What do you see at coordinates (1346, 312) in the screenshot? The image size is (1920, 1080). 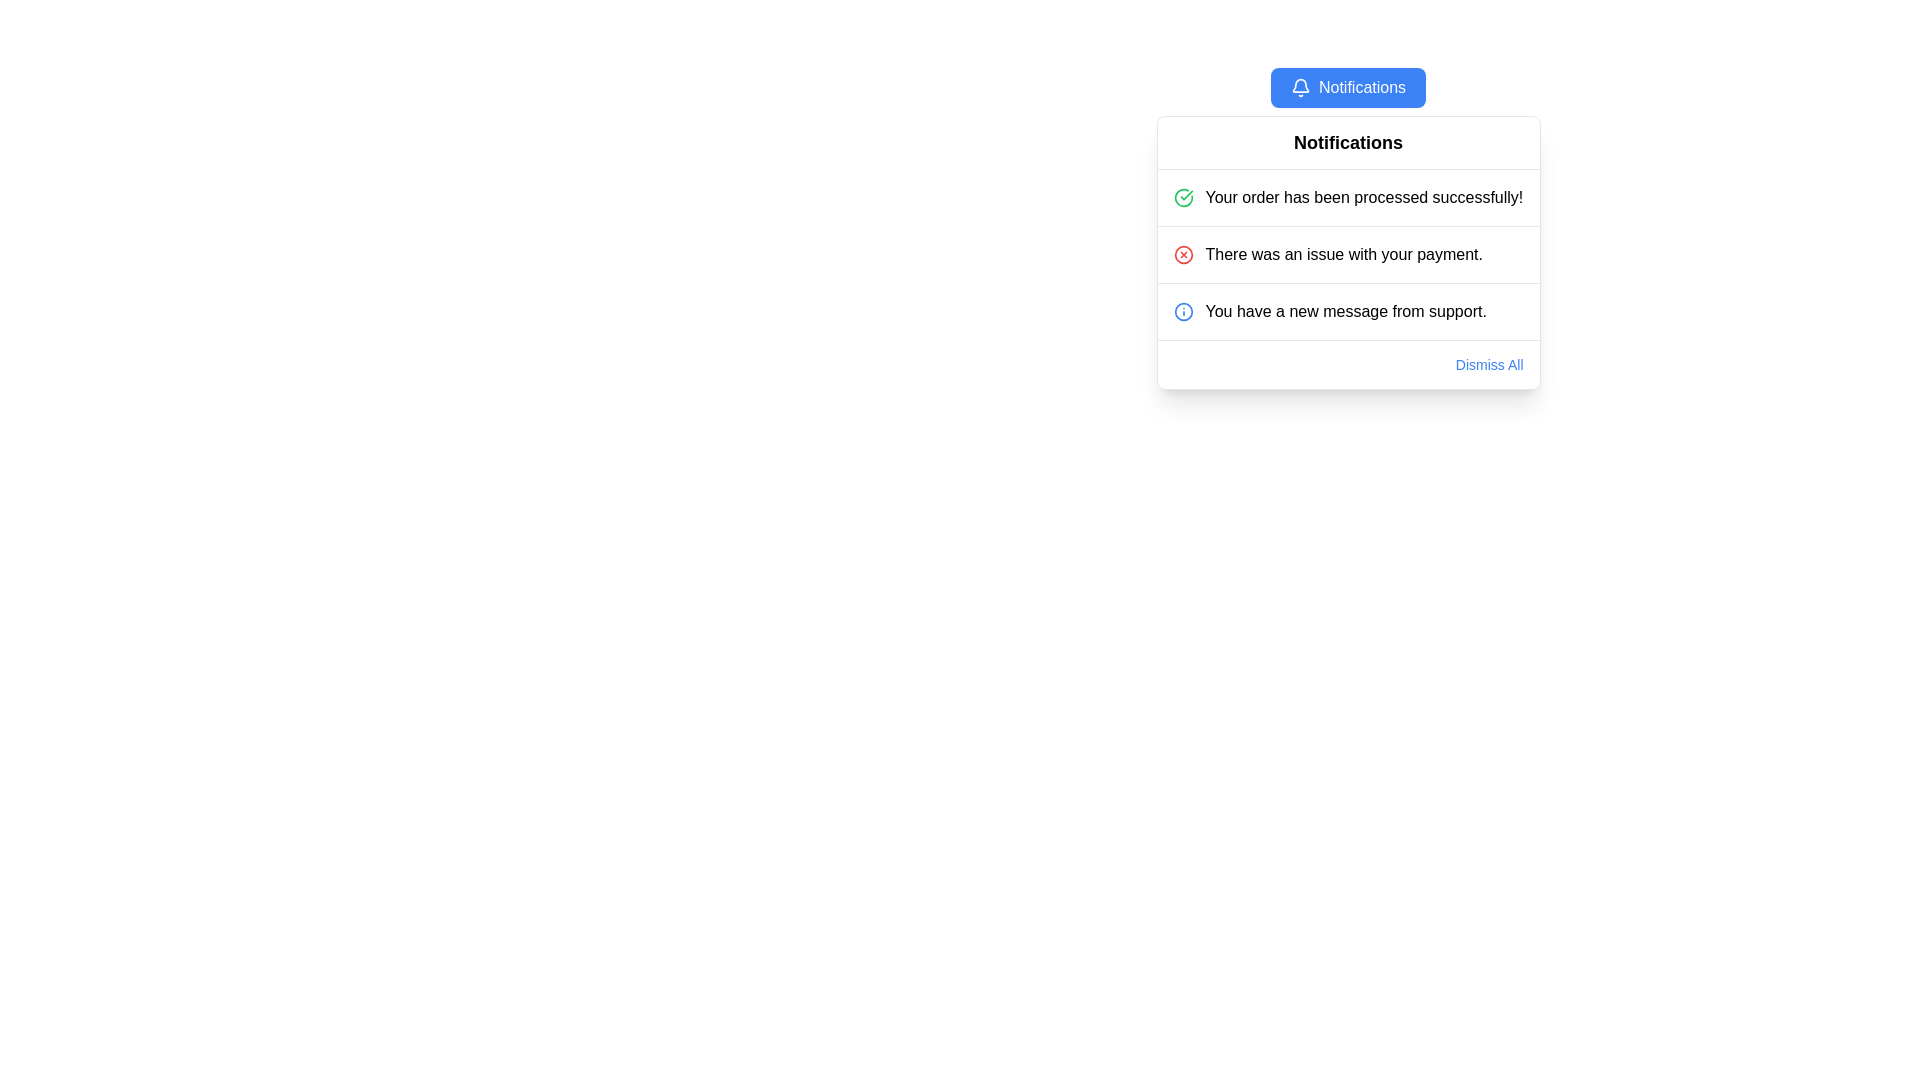 I see `text content of the notification label that states 'You have a new message from support.' located in the bottom row of notifications` at bounding box center [1346, 312].